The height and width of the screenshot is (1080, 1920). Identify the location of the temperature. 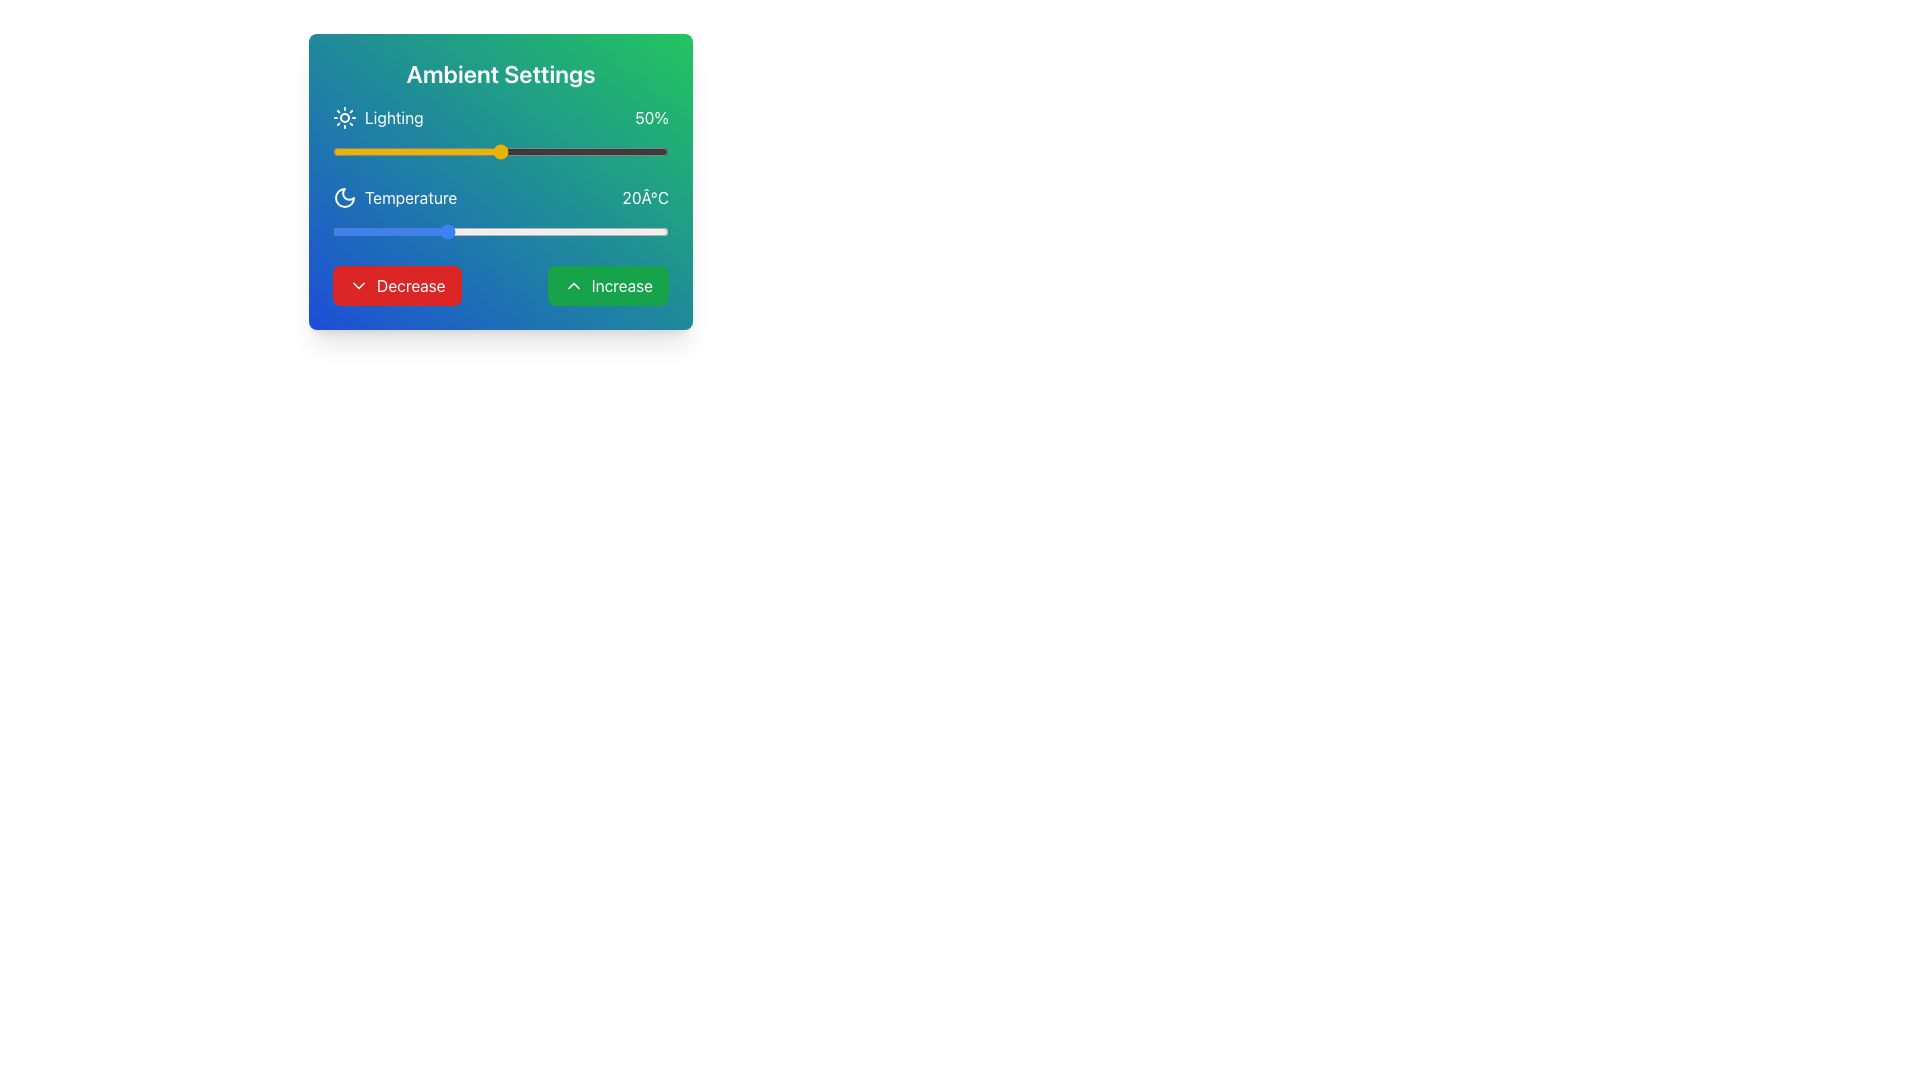
(444, 230).